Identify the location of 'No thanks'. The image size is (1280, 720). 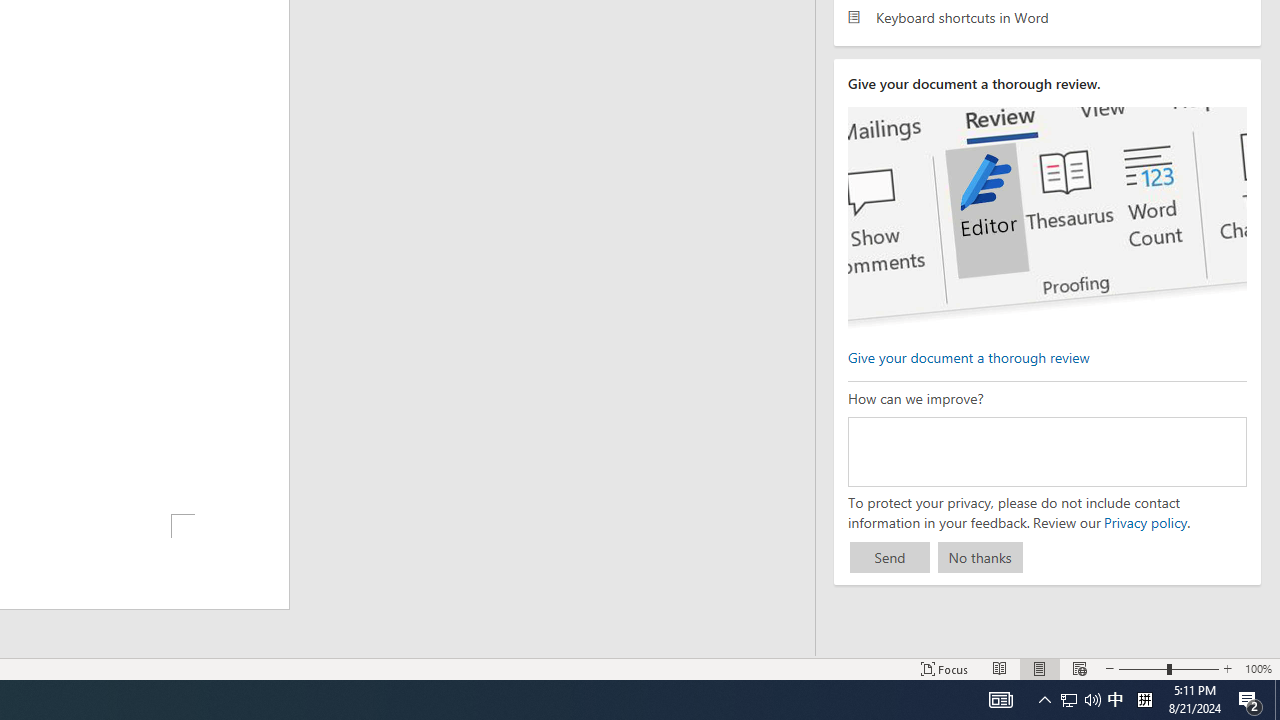
(980, 557).